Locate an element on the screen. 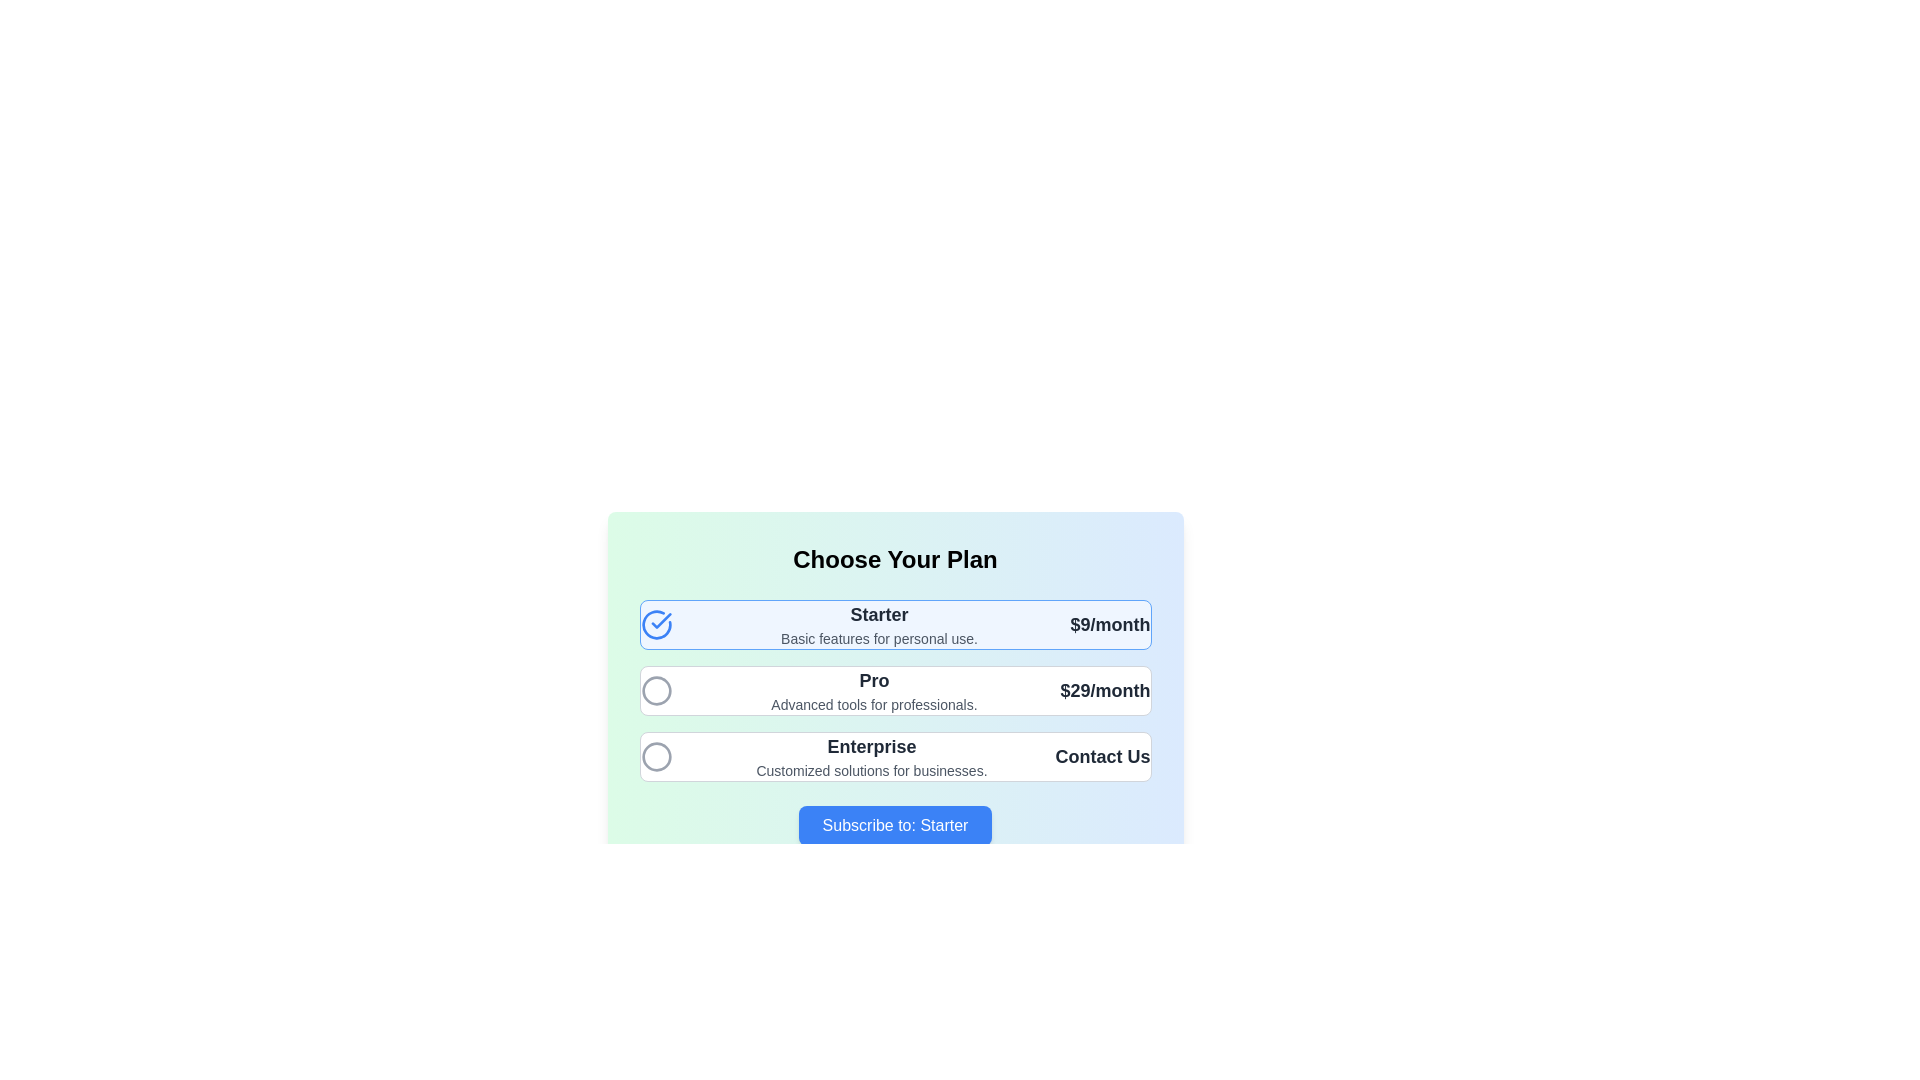  the text label containing 'Basic features for personal use.' located below the 'Starter' heading in the pricing section is located at coordinates (879, 639).